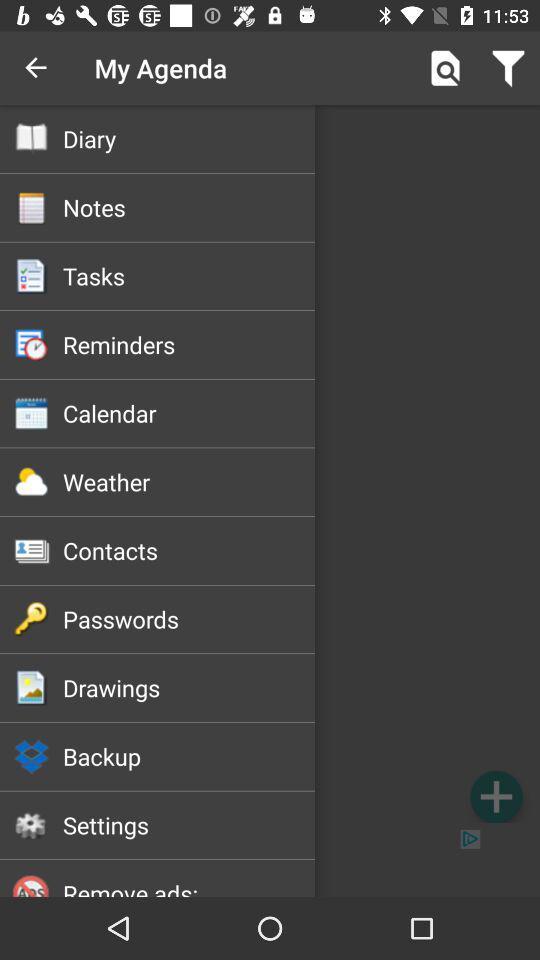  What do you see at coordinates (495, 796) in the screenshot?
I see `option` at bounding box center [495, 796].